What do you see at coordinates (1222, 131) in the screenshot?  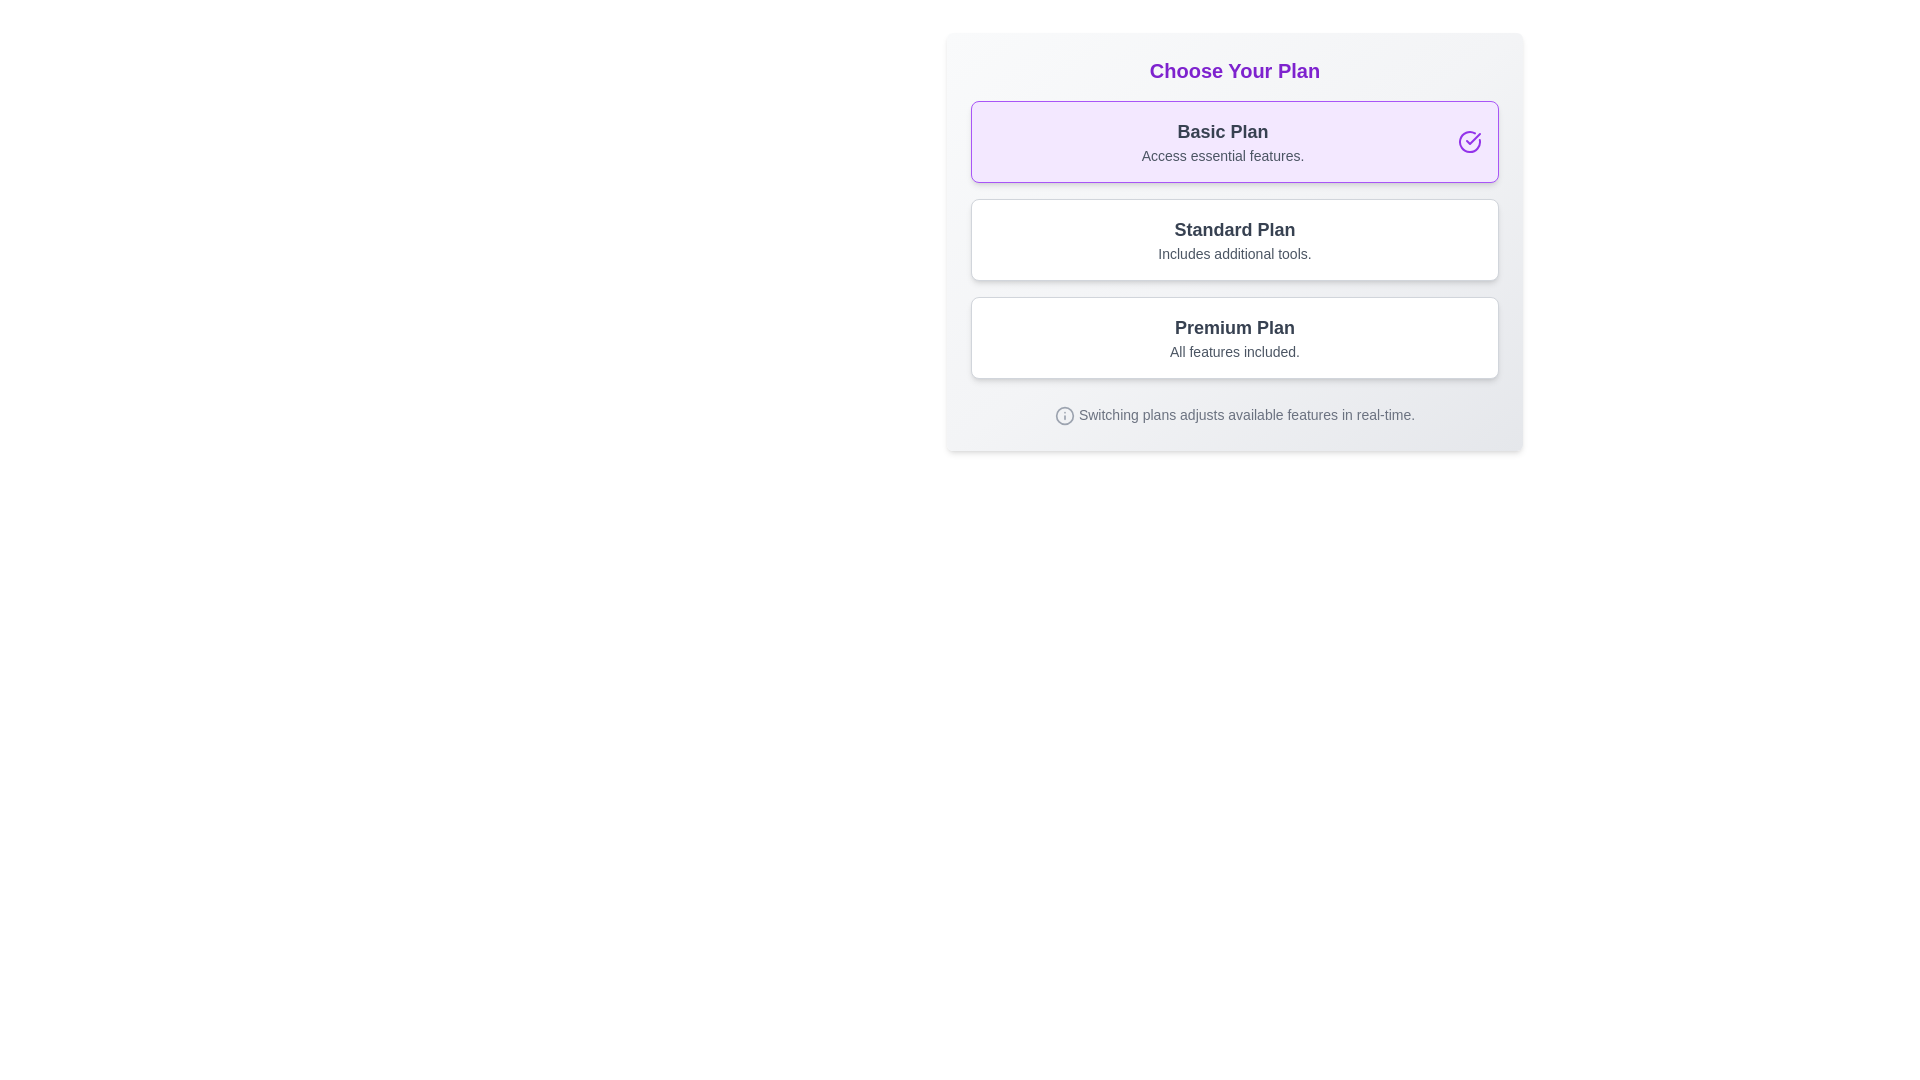 I see `the heading text element for the 'Basic Plan' card, which is positioned at the top of the card and distinguishes it from other plans` at bounding box center [1222, 131].